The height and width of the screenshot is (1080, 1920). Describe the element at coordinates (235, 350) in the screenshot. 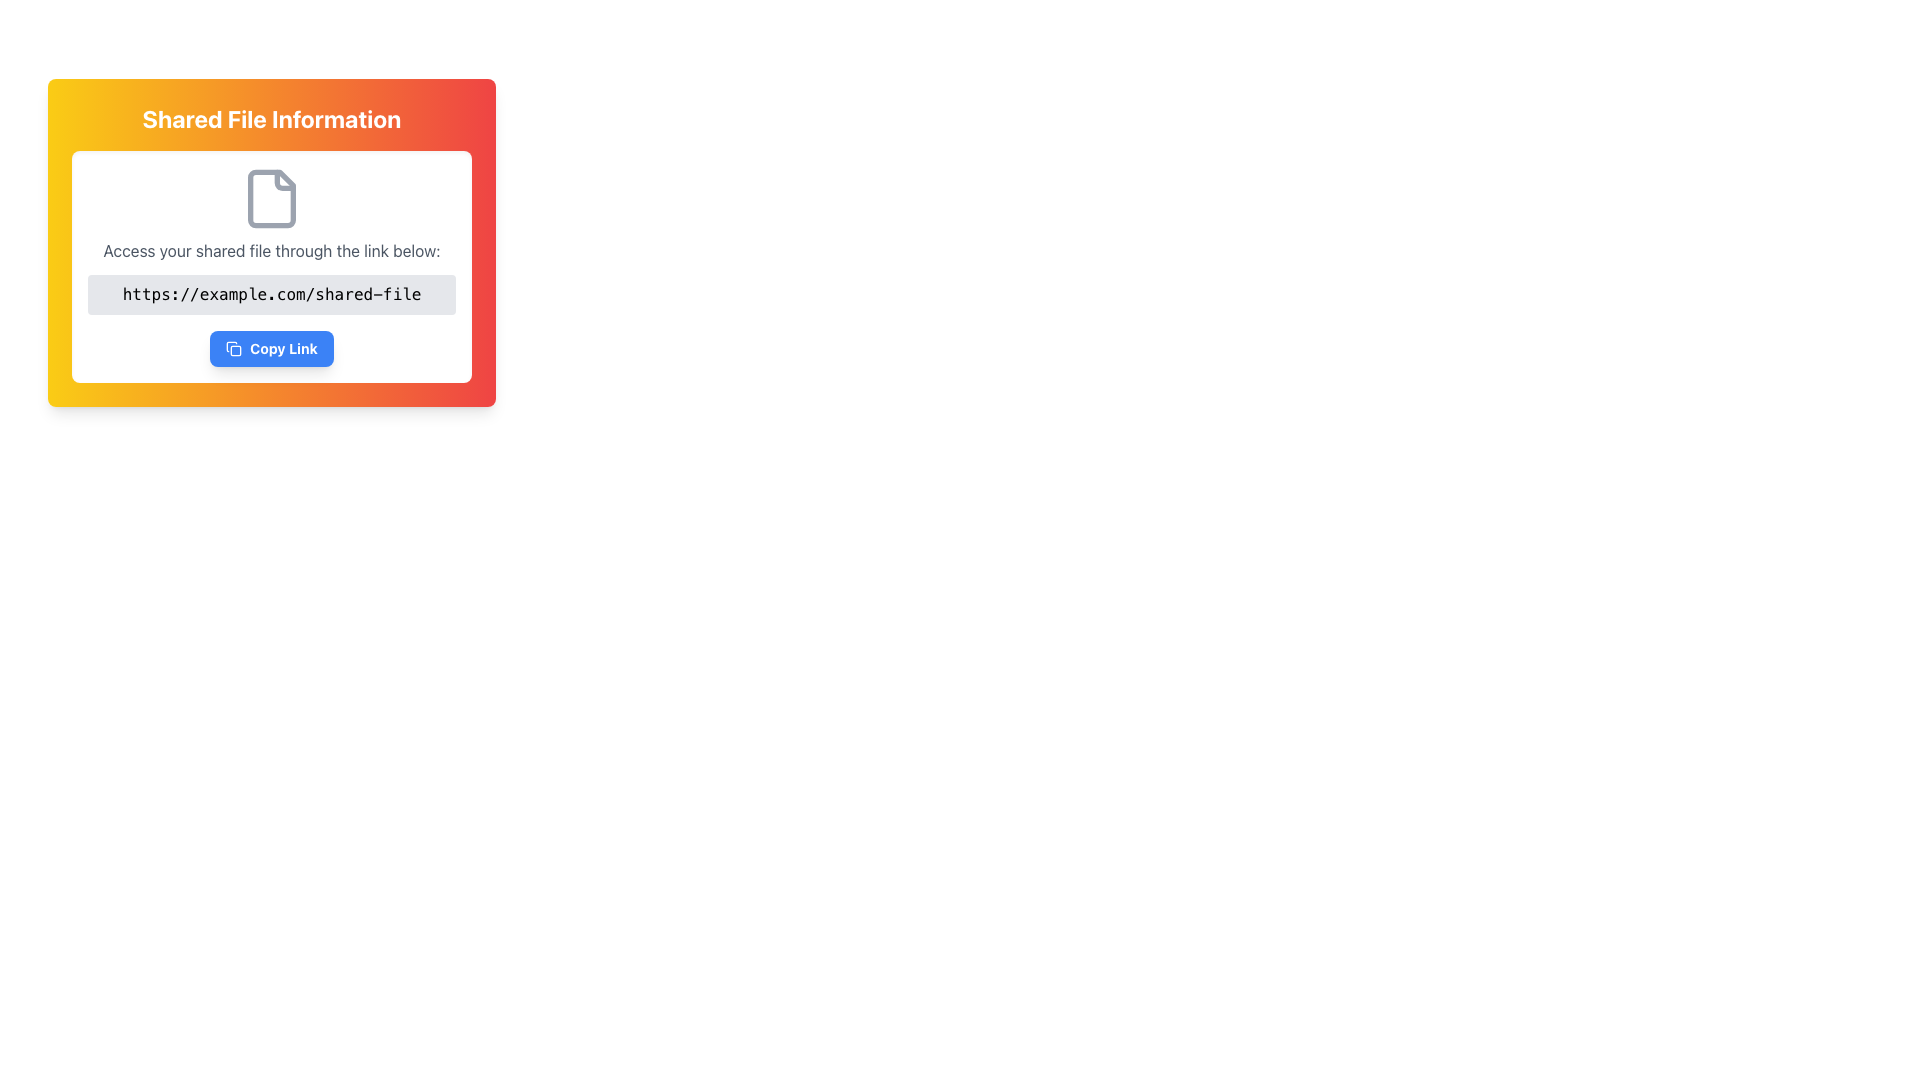

I see `the visual information of the small rectangular shape with rounded corners inside the overlapping squares icon, located` at that location.